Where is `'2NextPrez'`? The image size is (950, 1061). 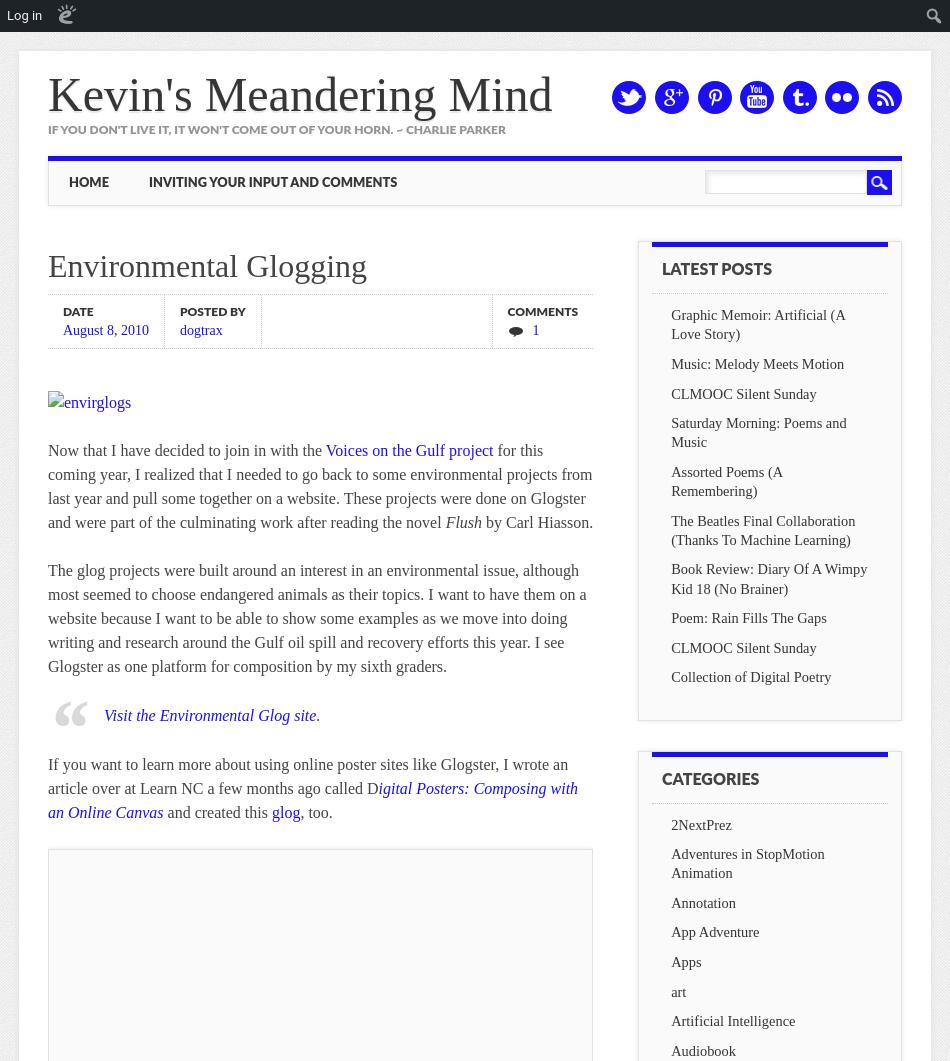
'2NextPrez' is located at coordinates (701, 823).